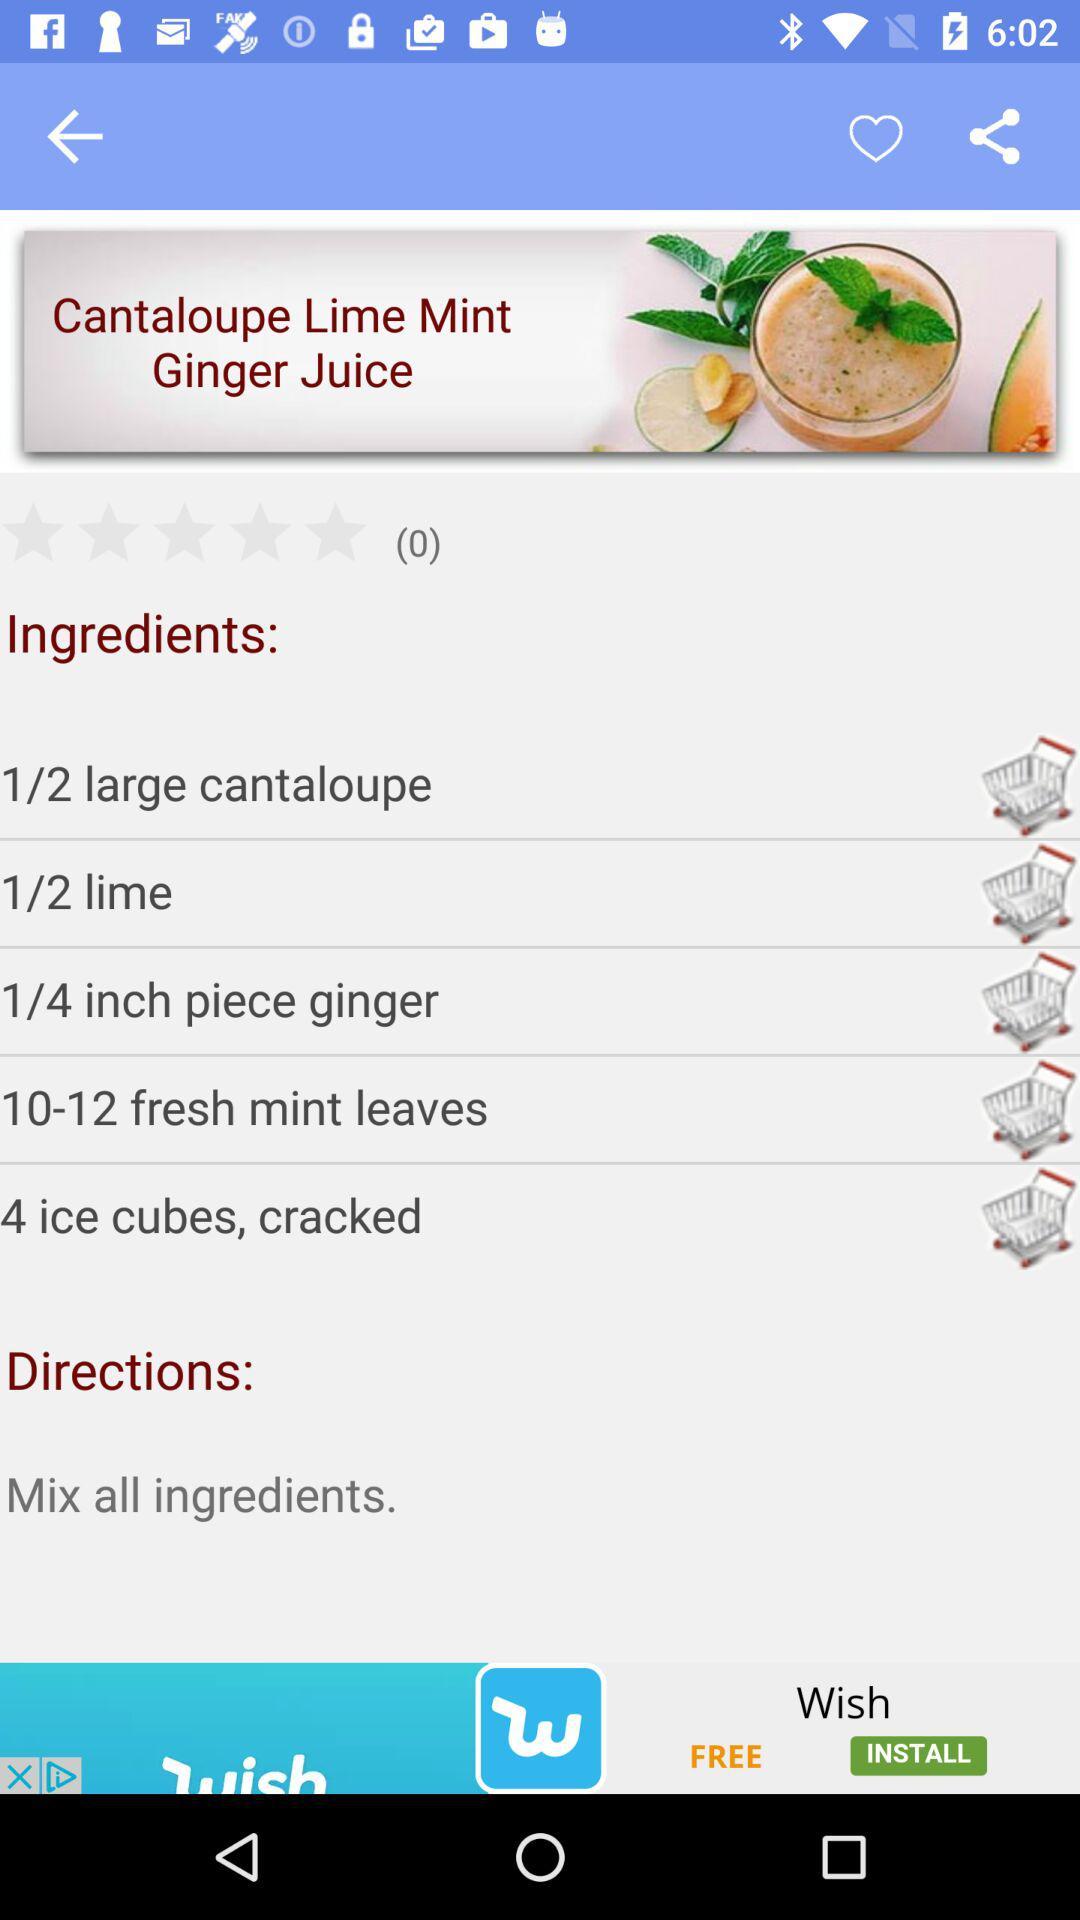 Image resolution: width=1080 pixels, height=1920 pixels. I want to click on like simple, so click(874, 135).